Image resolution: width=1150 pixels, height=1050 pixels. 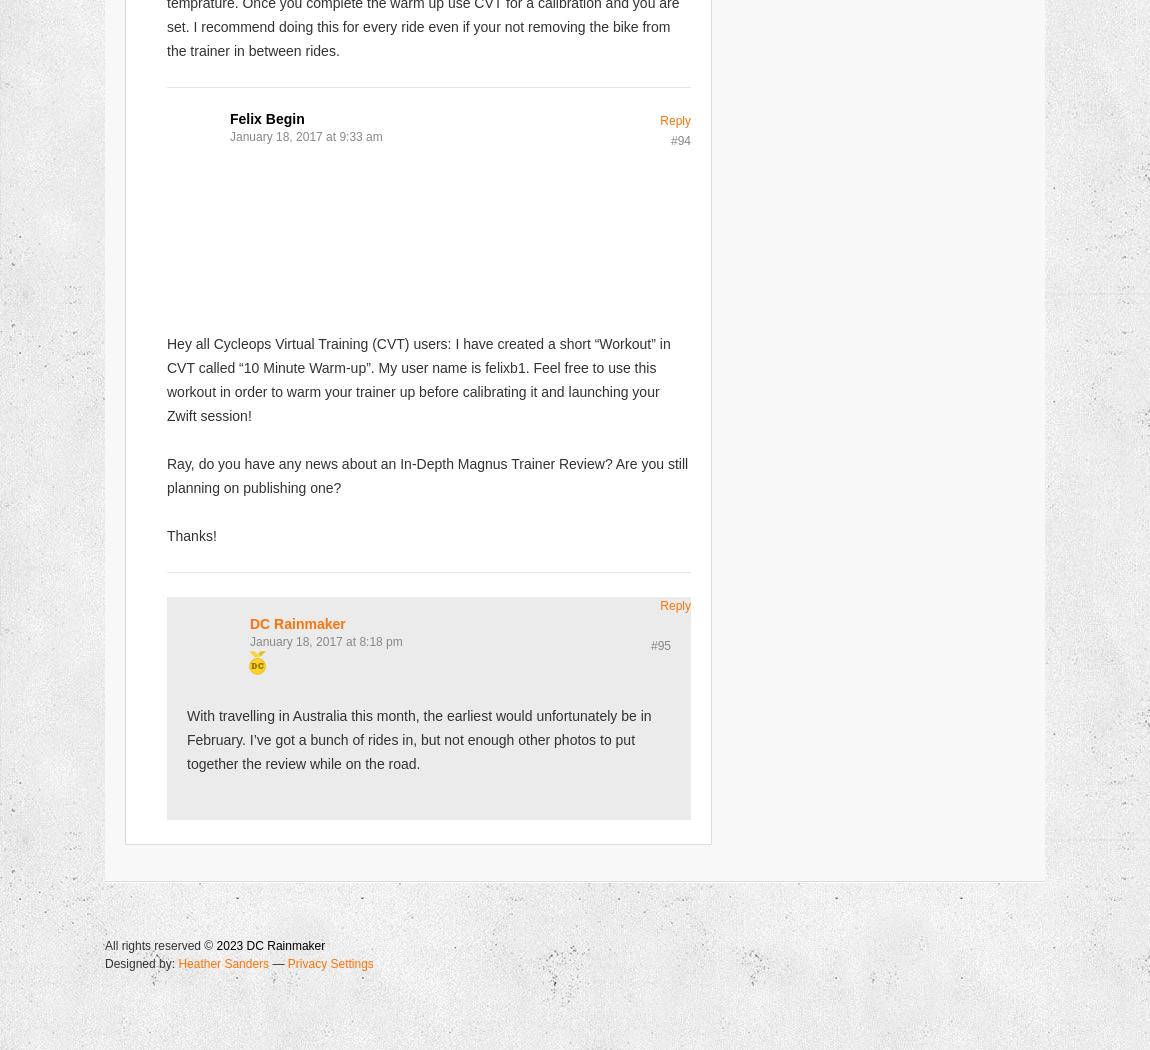 I want to click on 'Designed by:', so click(x=140, y=961).